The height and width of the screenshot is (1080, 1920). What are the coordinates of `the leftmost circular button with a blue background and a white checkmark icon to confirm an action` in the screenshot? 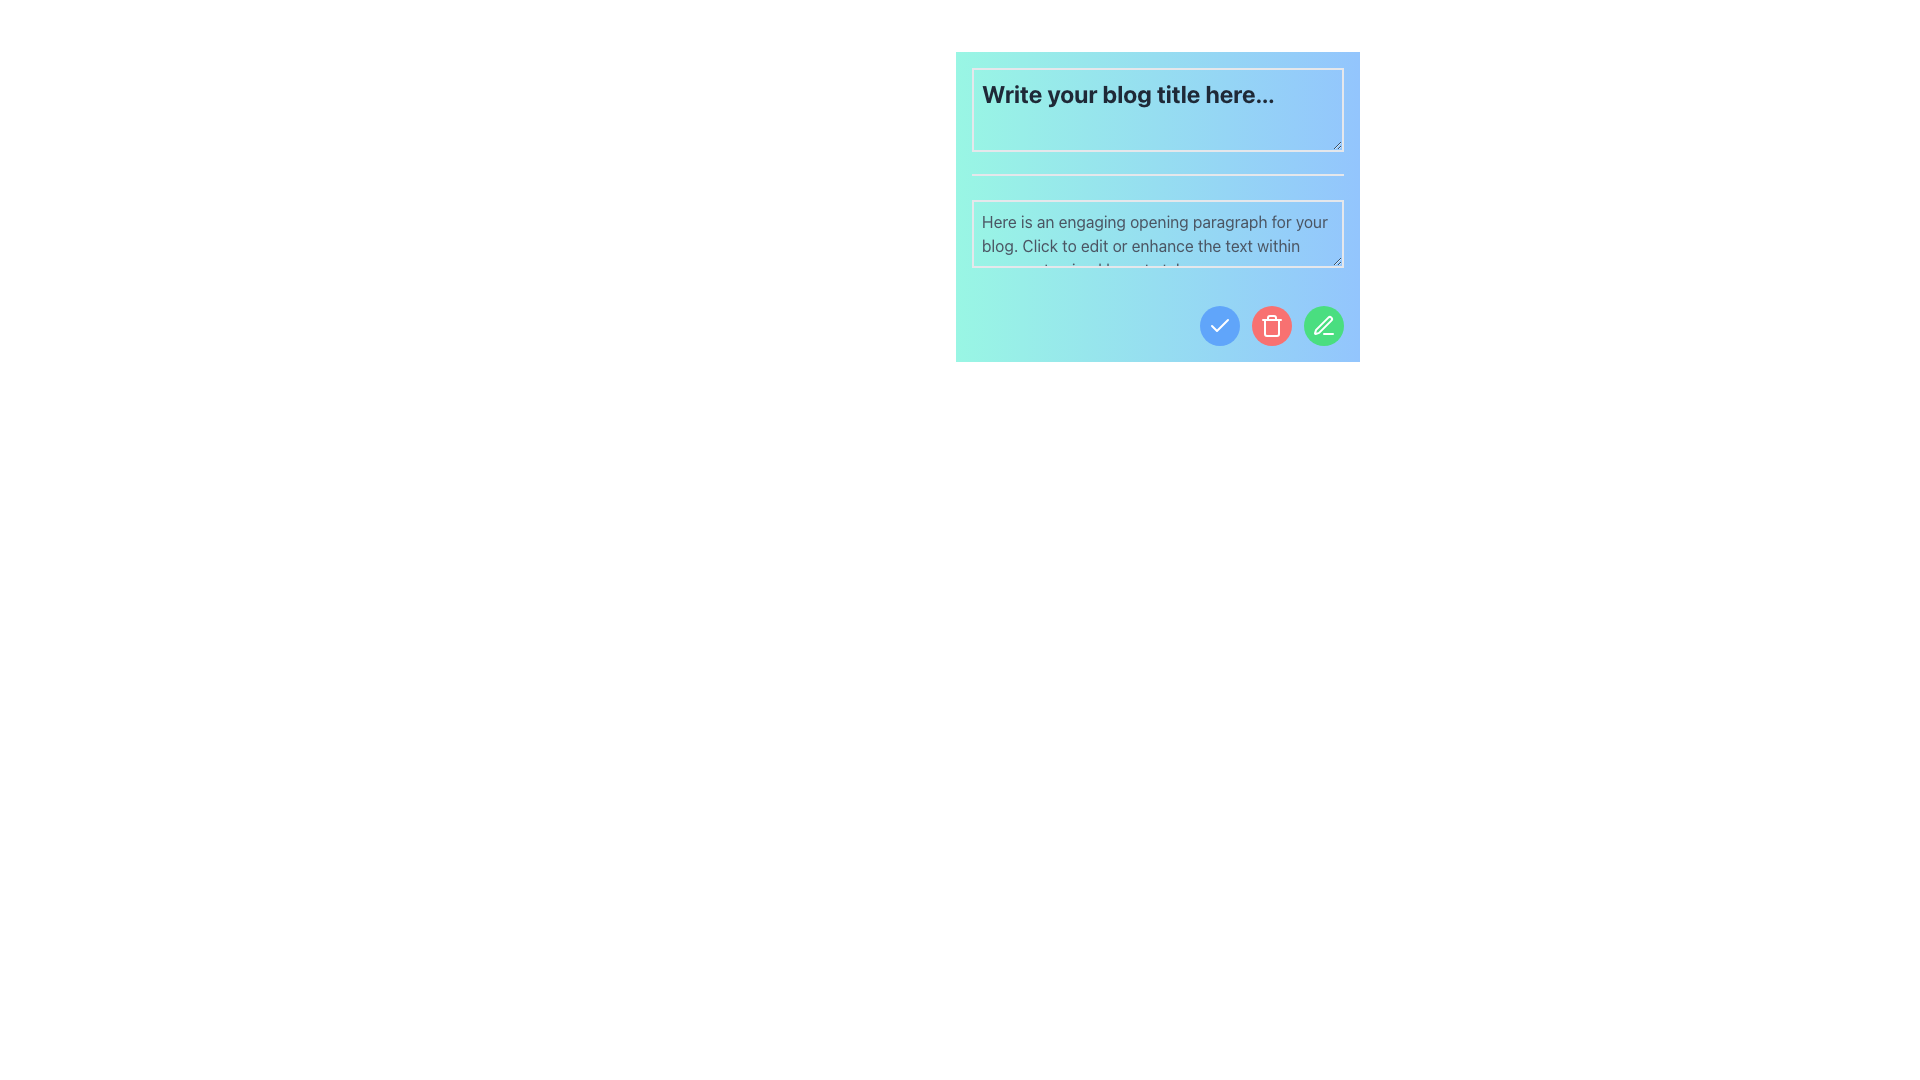 It's located at (1218, 325).